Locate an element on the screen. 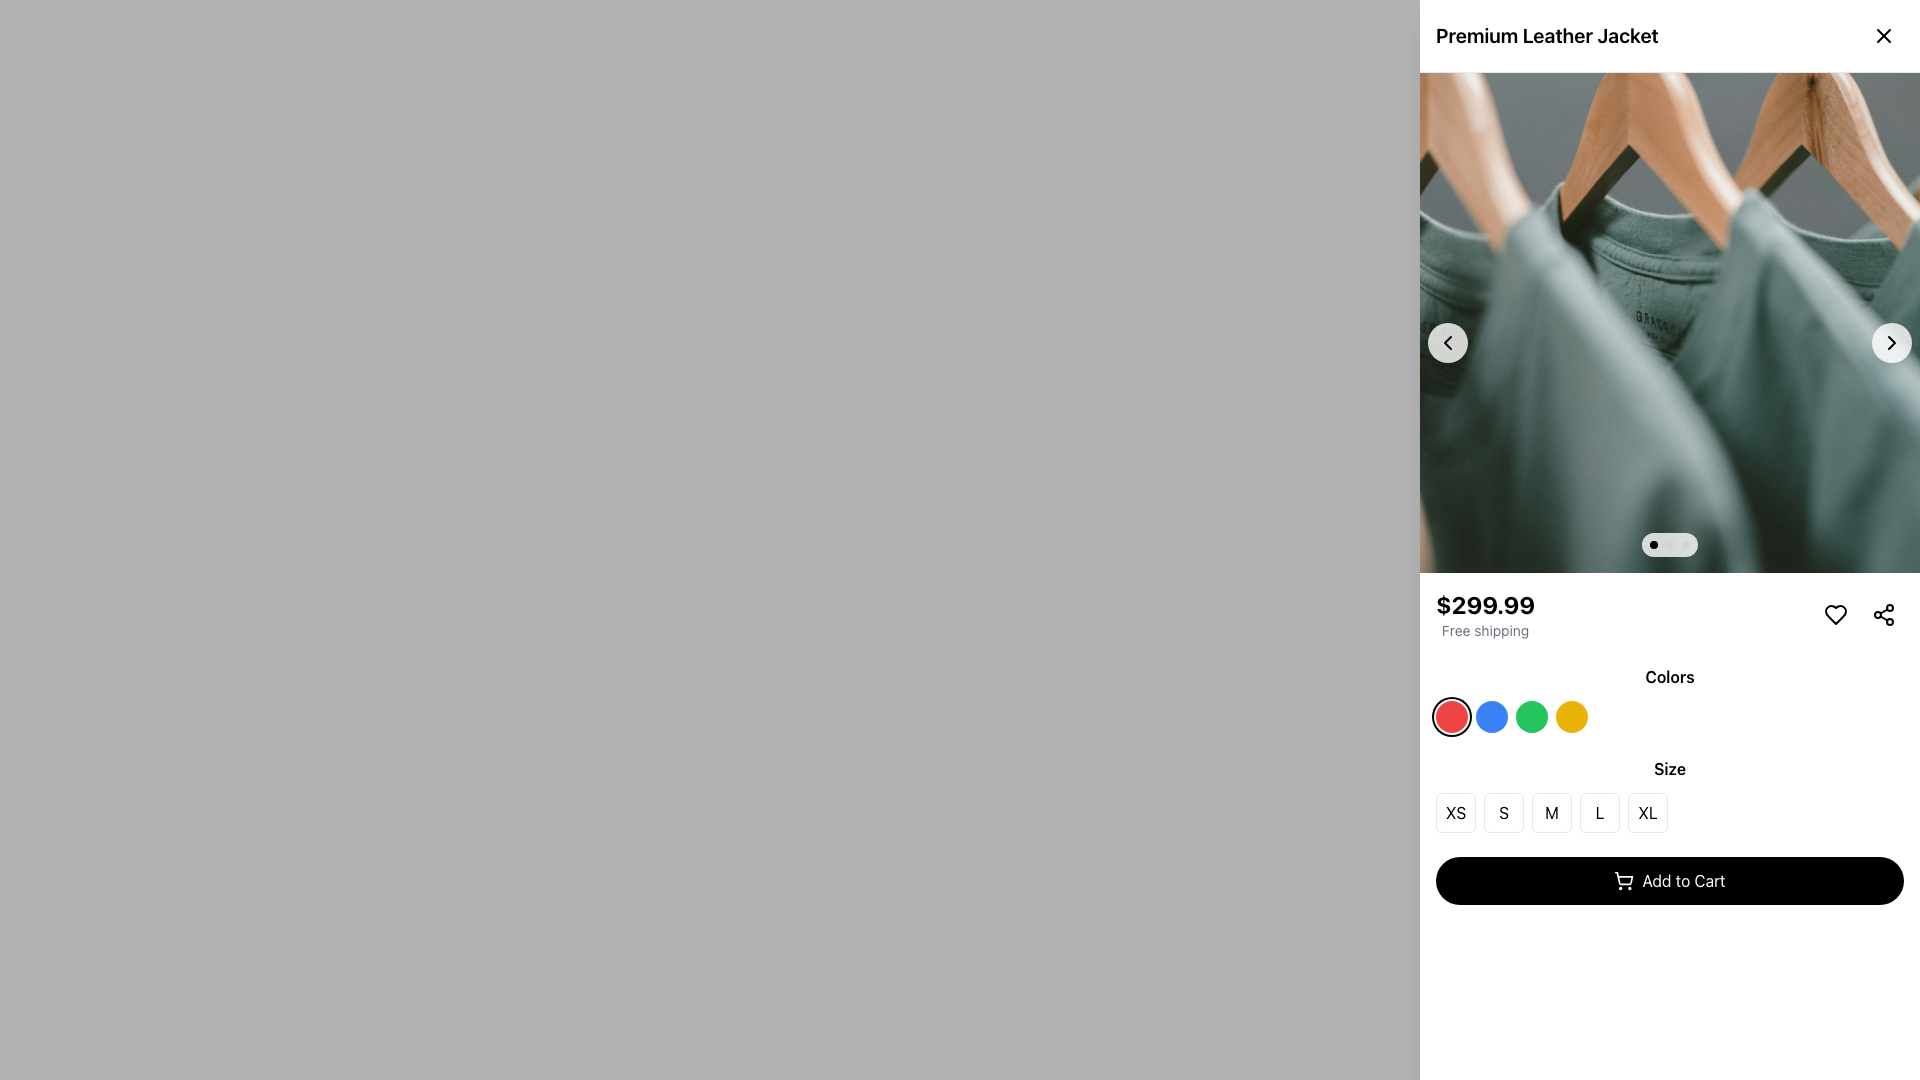 The image size is (1920, 1080). the middle gray dot of the page indicator is located at coordinates (1670, 544).